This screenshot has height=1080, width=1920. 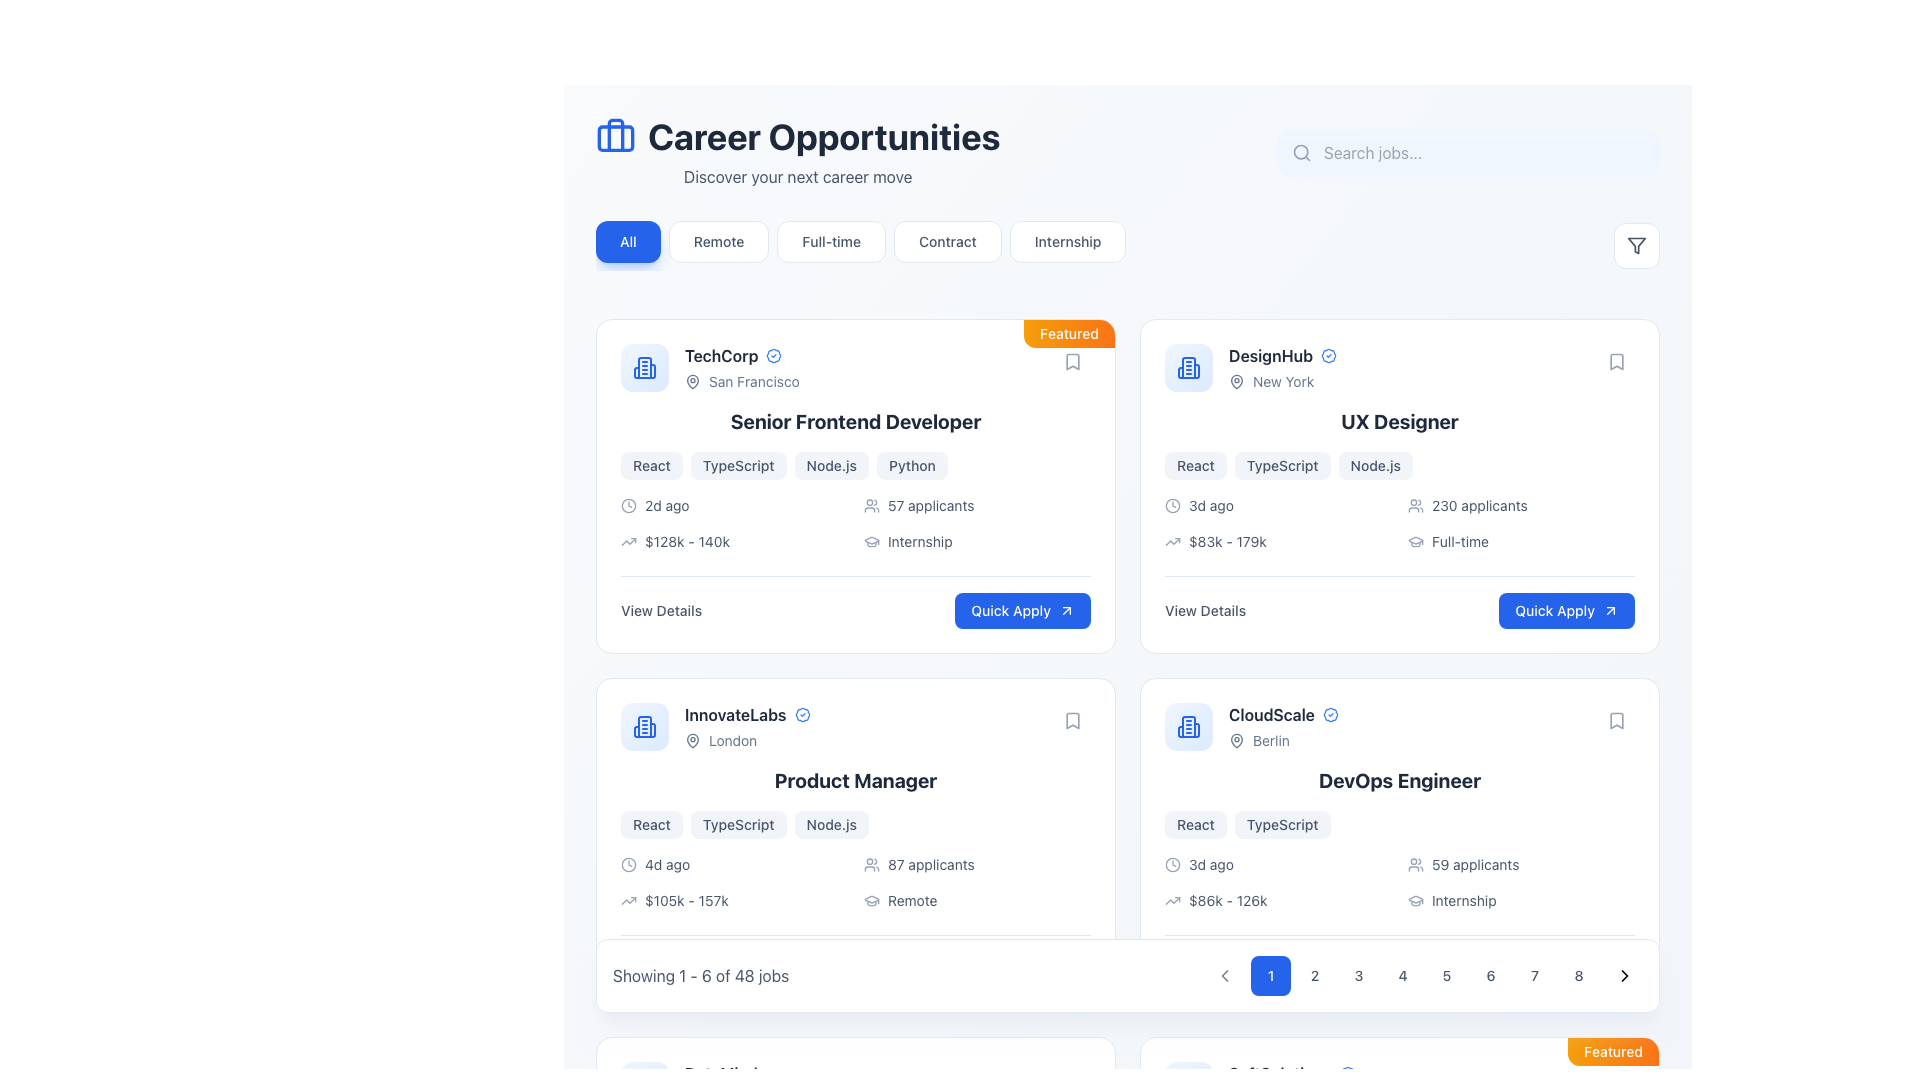 What do you see at coordinates (773, 354) in the screenshot?
I see `the decorative background element of the badge icon located in the top-left corner of the job card labeled 'TechCorp'` at bounding box center [773, 354].